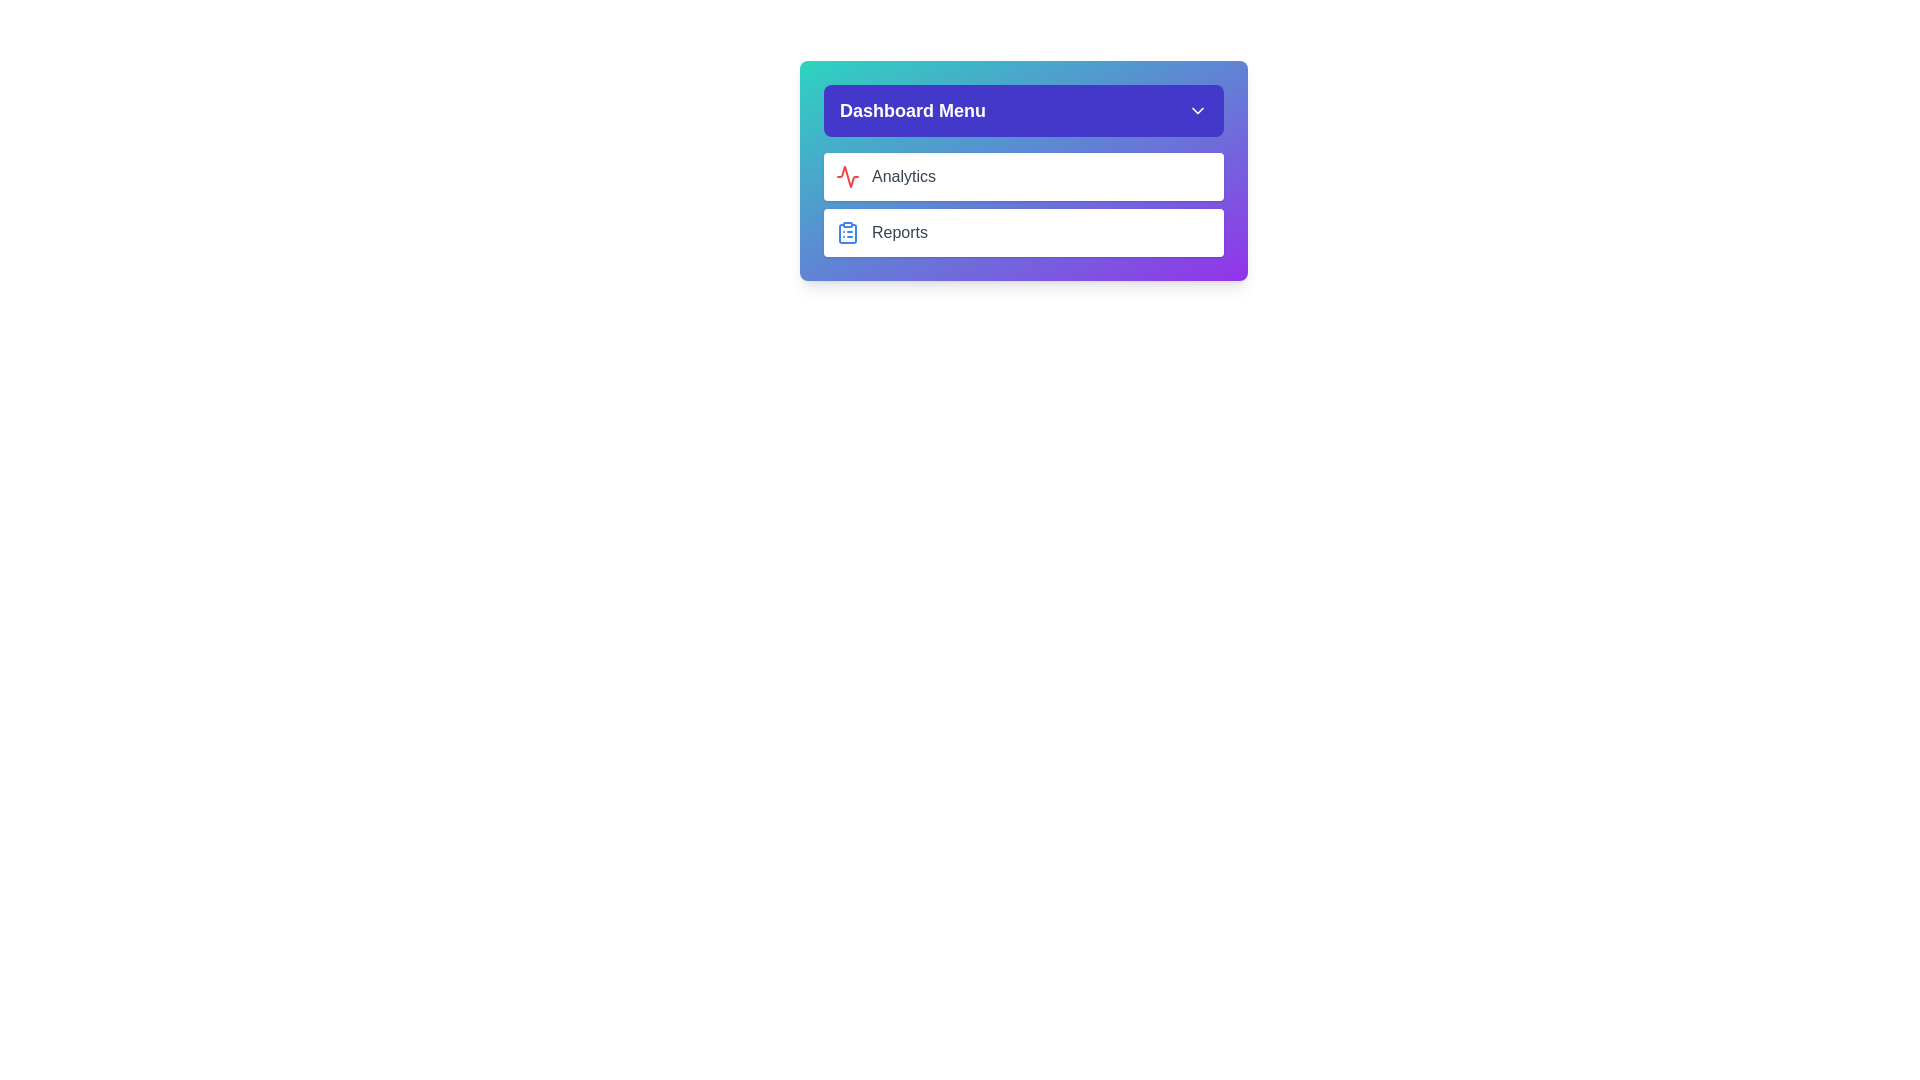 The width and height of the screenshot is (1920, 1080). Describe the element at coordinates (1198, 111) in the screenshot. I see `the Chevron Down icon located at the top-right corner of the 'Dashboard Menu'` at that location.